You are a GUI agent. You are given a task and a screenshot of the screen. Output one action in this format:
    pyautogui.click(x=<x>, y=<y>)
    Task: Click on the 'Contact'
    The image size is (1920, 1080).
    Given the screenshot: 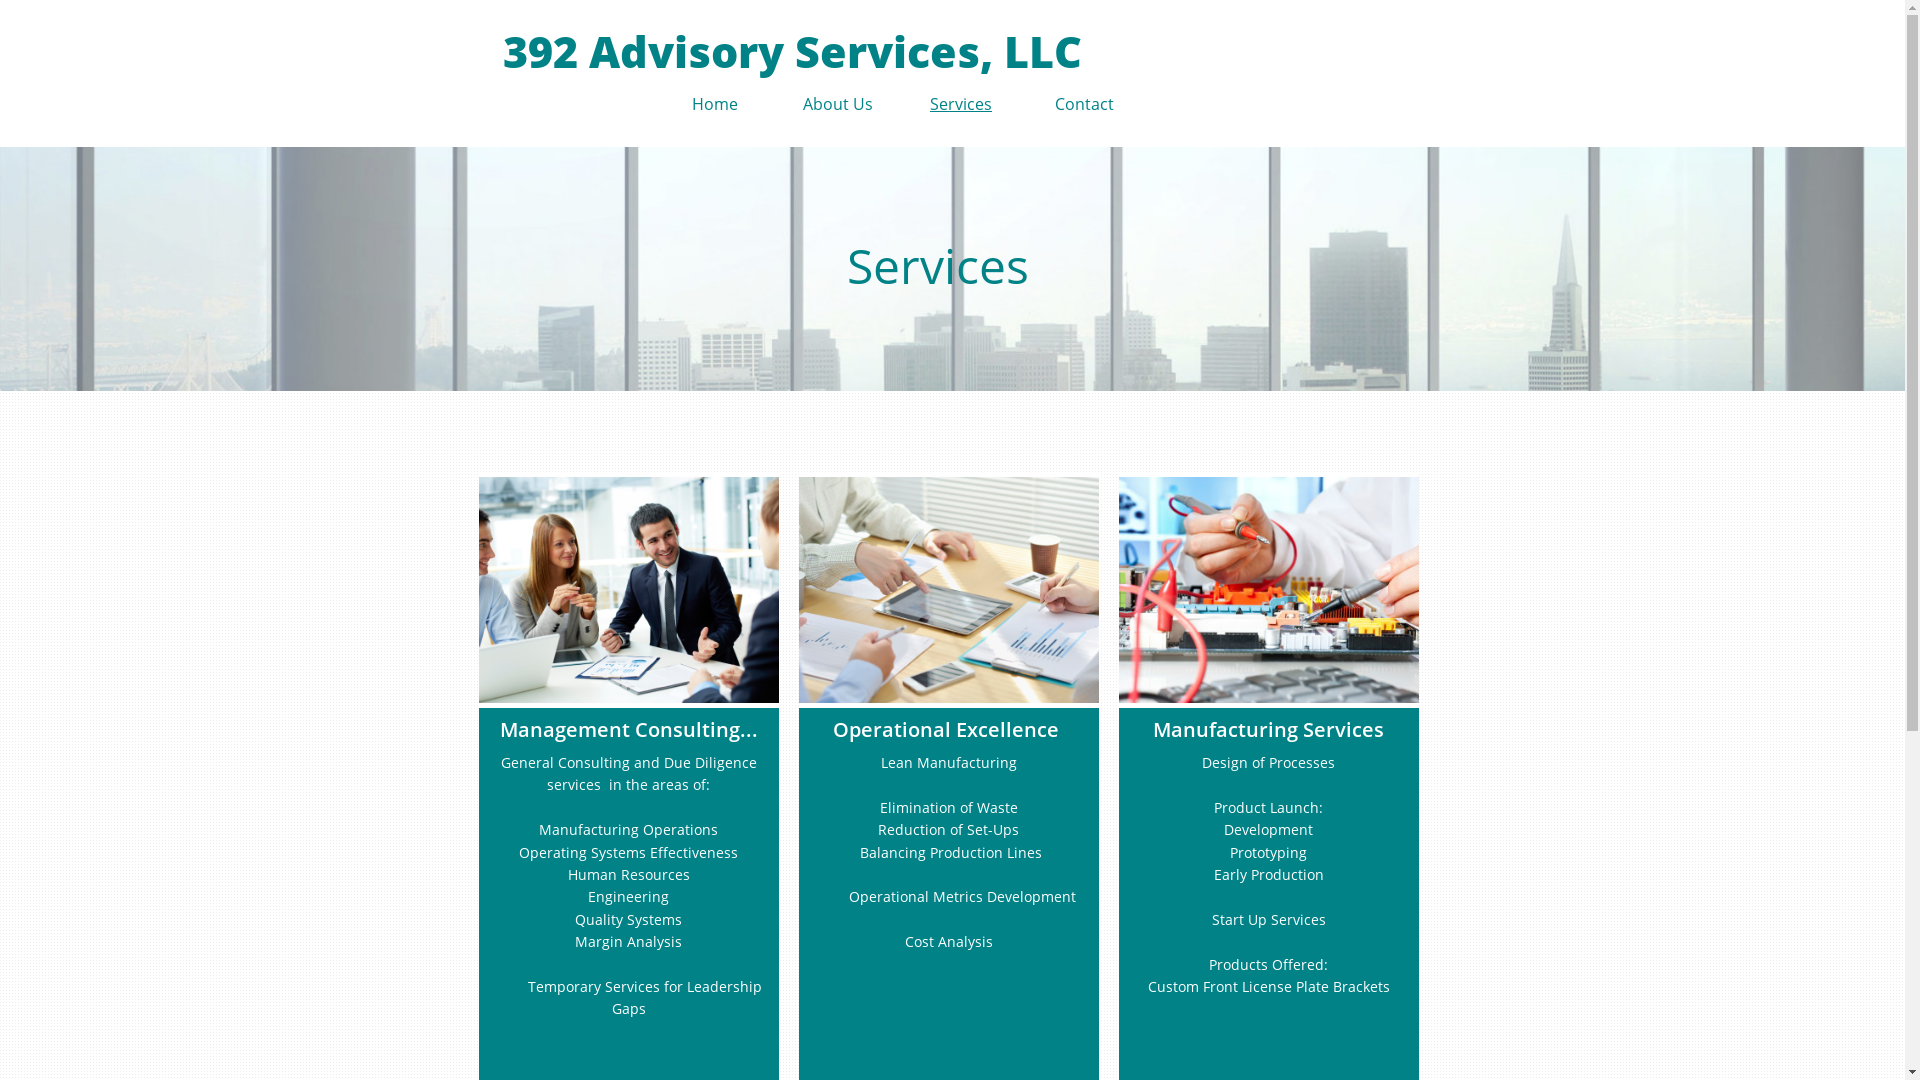 What is the action you would take?
    pyautogui.click(x=1082, y=104)
    